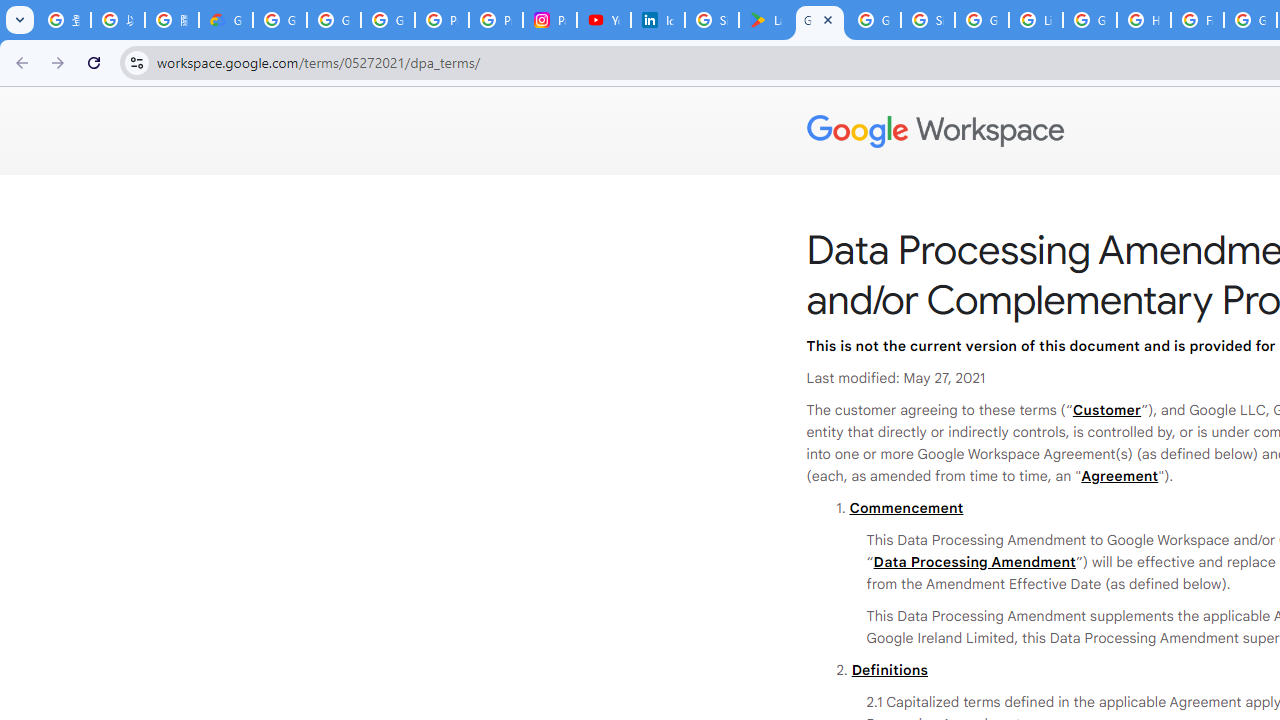 Image resolution: width=1280 pixels, height=720 pixels. What do you see at coordinates (711, 20) in the screenshot?
I see `'Sign in - Google Accounts'` at bounding box center [711, 20].